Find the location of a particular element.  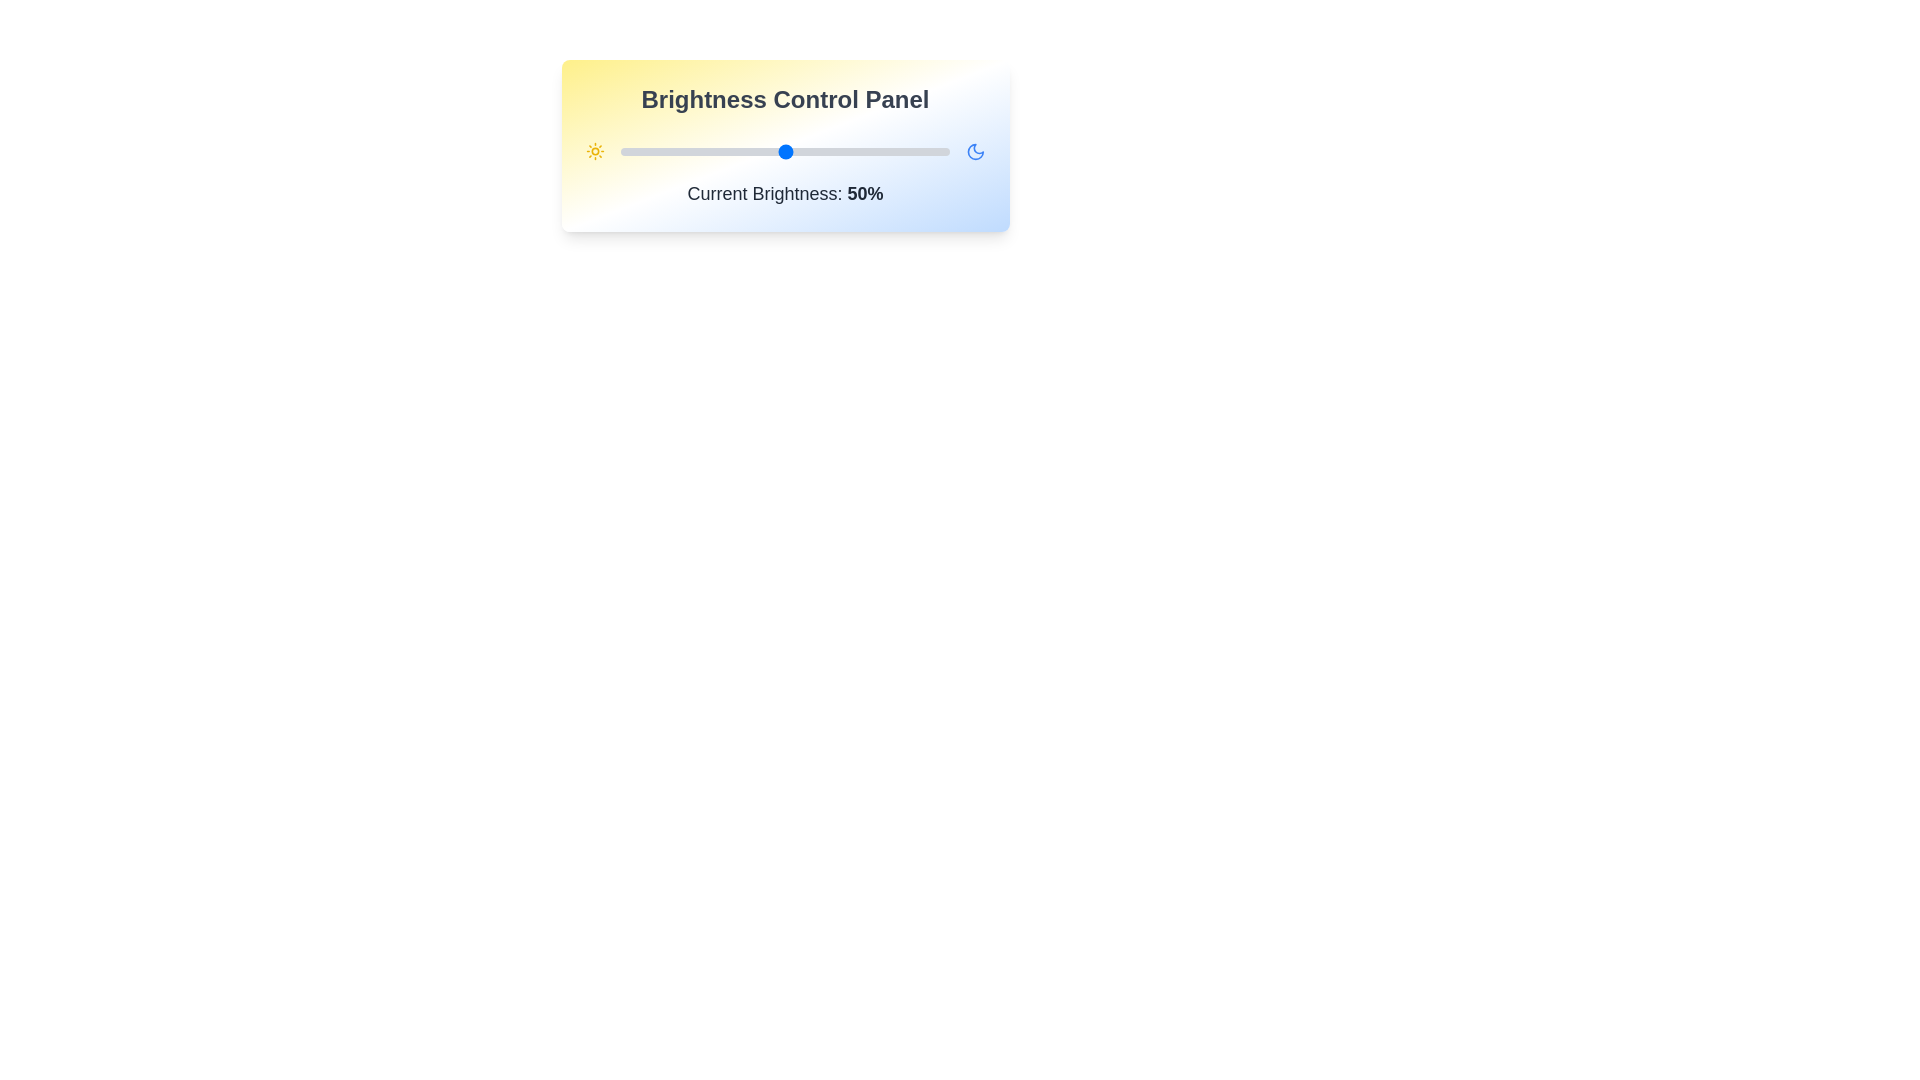

the informational text label that displays the current brightness level as 'Current Brightness: 50%', styled in grayish color with the percentage in bold, located at the bottom of the brightness control panel is located at coordinates (784, 193).